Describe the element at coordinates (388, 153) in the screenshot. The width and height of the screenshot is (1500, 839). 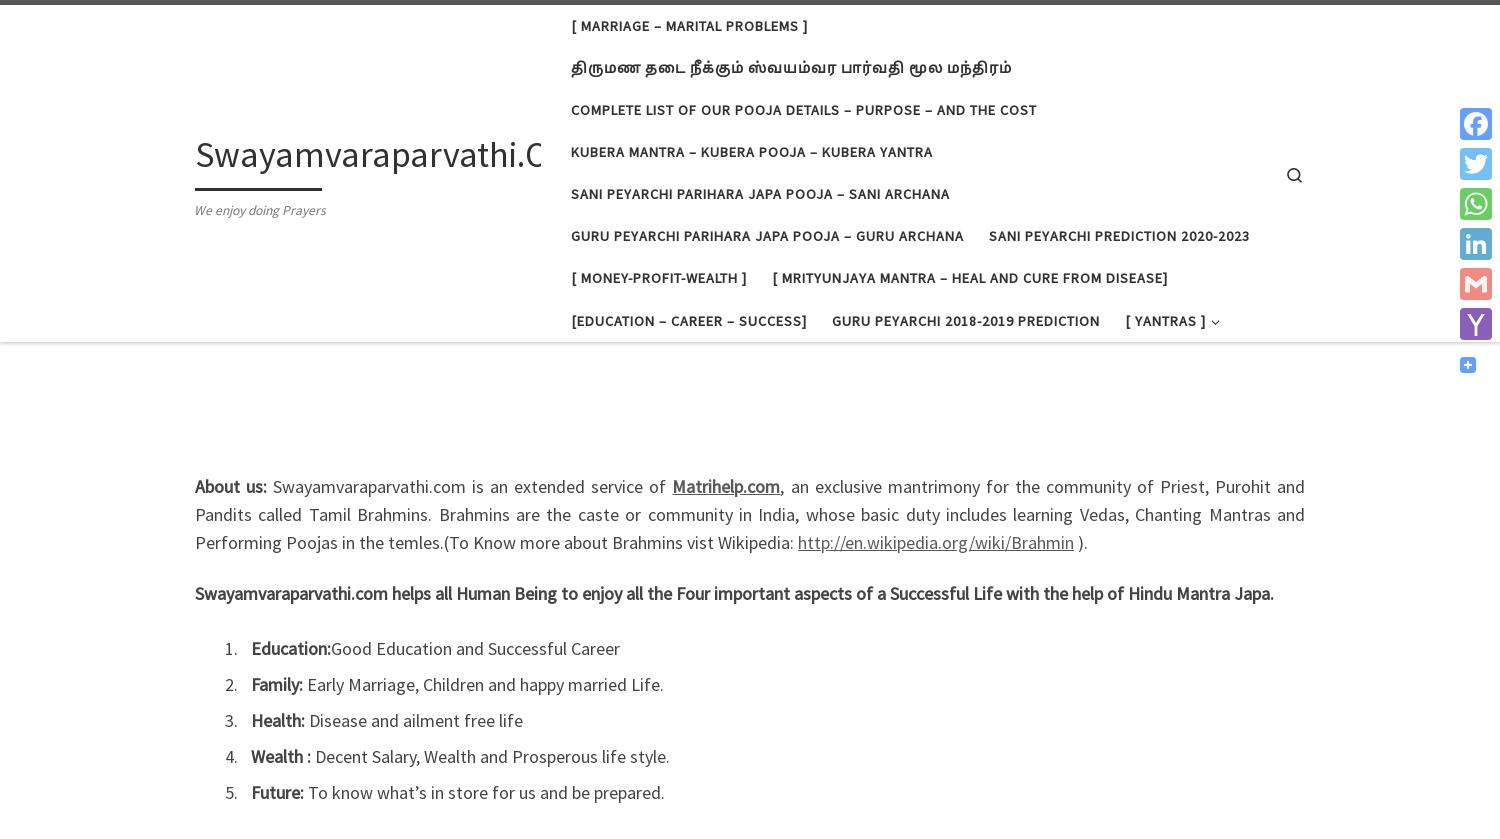
I see `'Swayamvaraparvathi.Org'` at that location.